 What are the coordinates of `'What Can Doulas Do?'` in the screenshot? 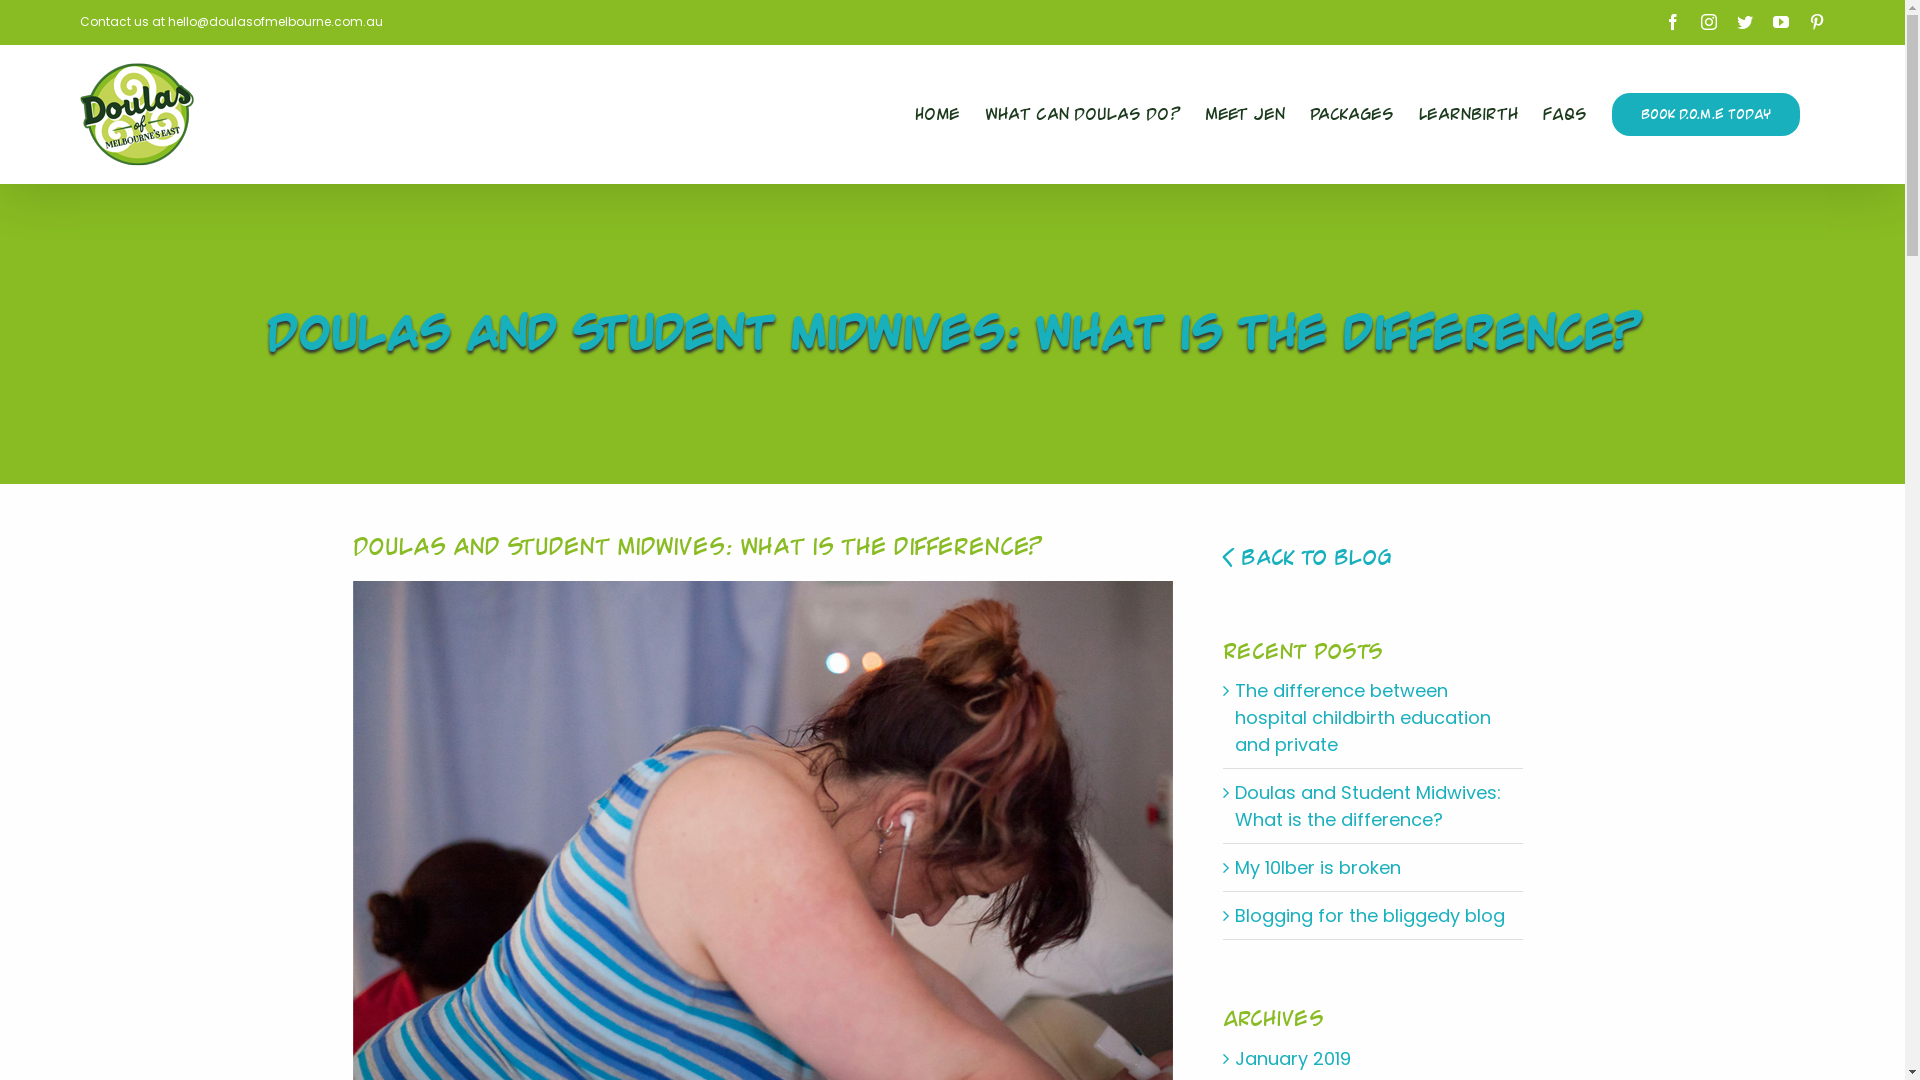 It's located at (1081, 114).